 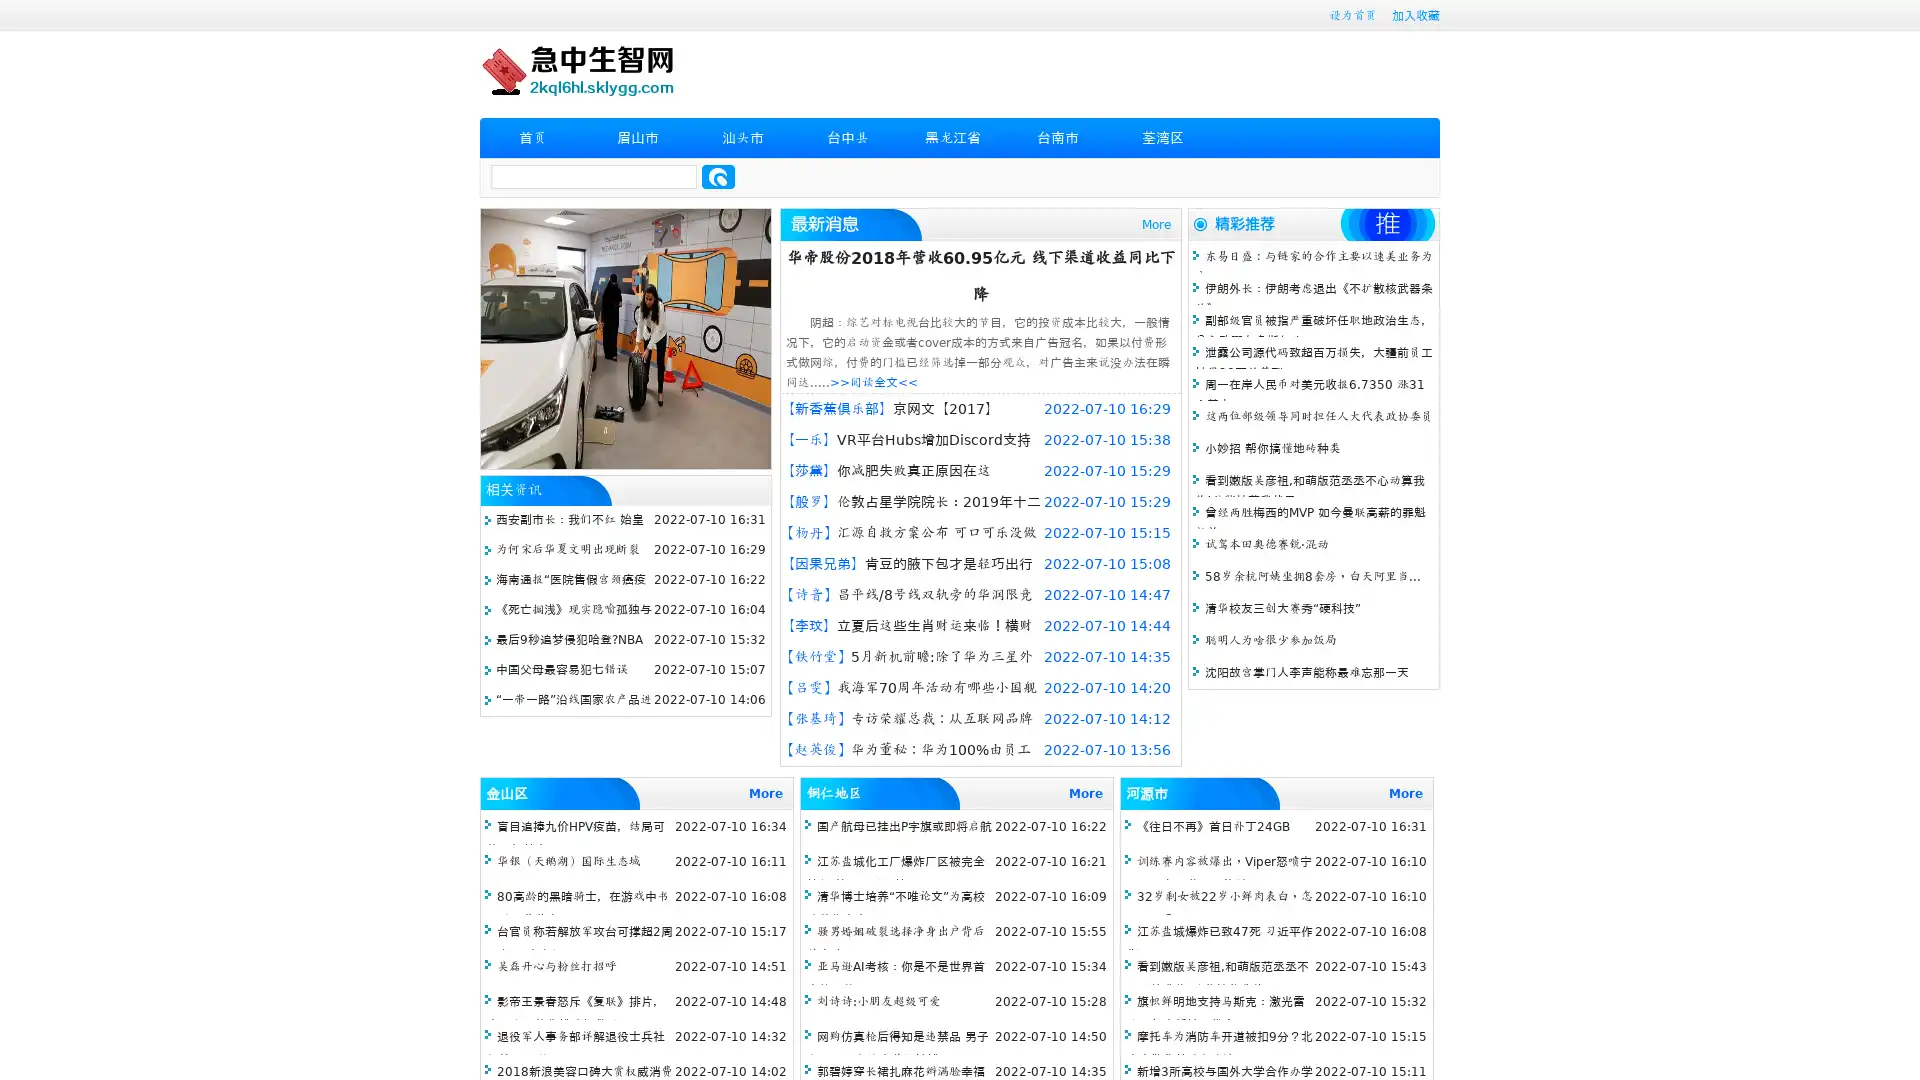 What do you see at coordinates (718, 176) in the screenshot?
I see `Search` at bounding box center [718, 176].